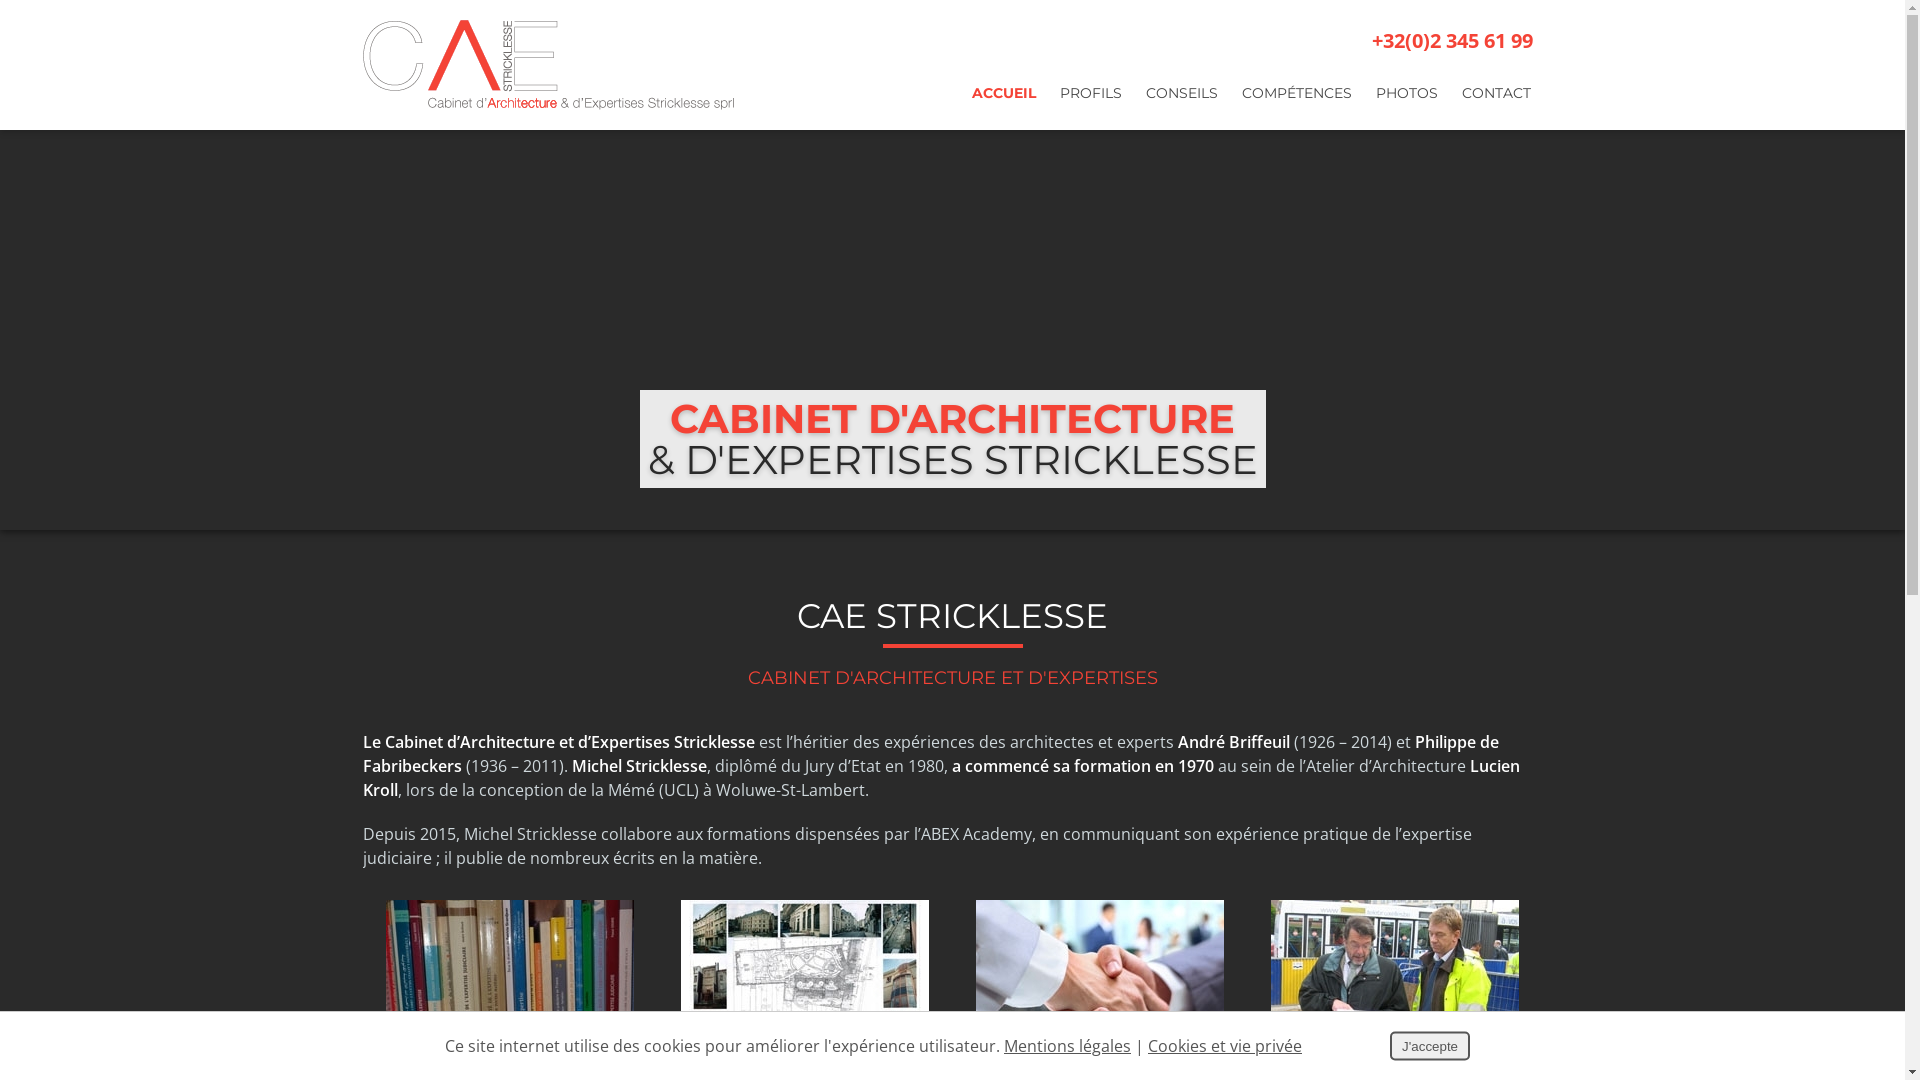  What do you see at coordinates (681, 982) in the screenshot?
I see `'Architecture'` at bounding box center [681, 982].